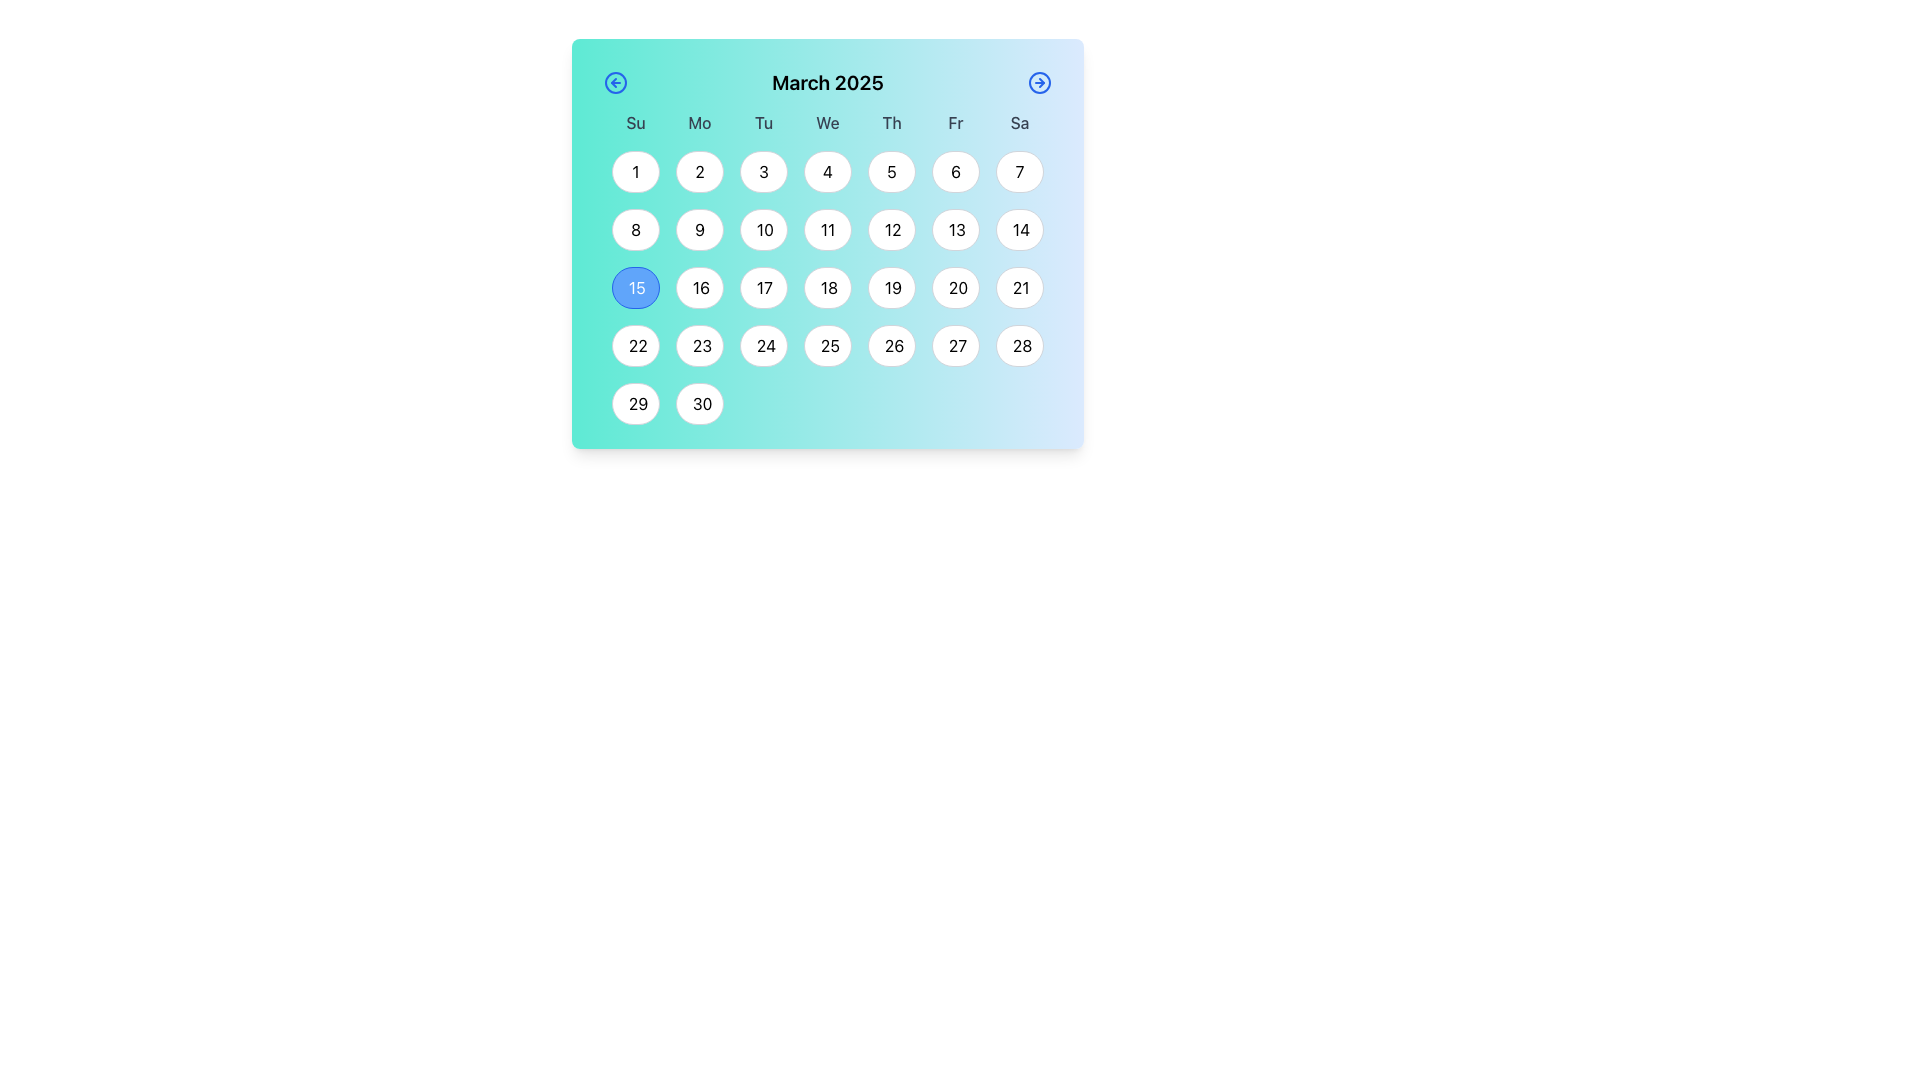  I want to click on the button representing the date March 11th, which is the fourth item in the second row of the calendar grid, so click(828, 229).